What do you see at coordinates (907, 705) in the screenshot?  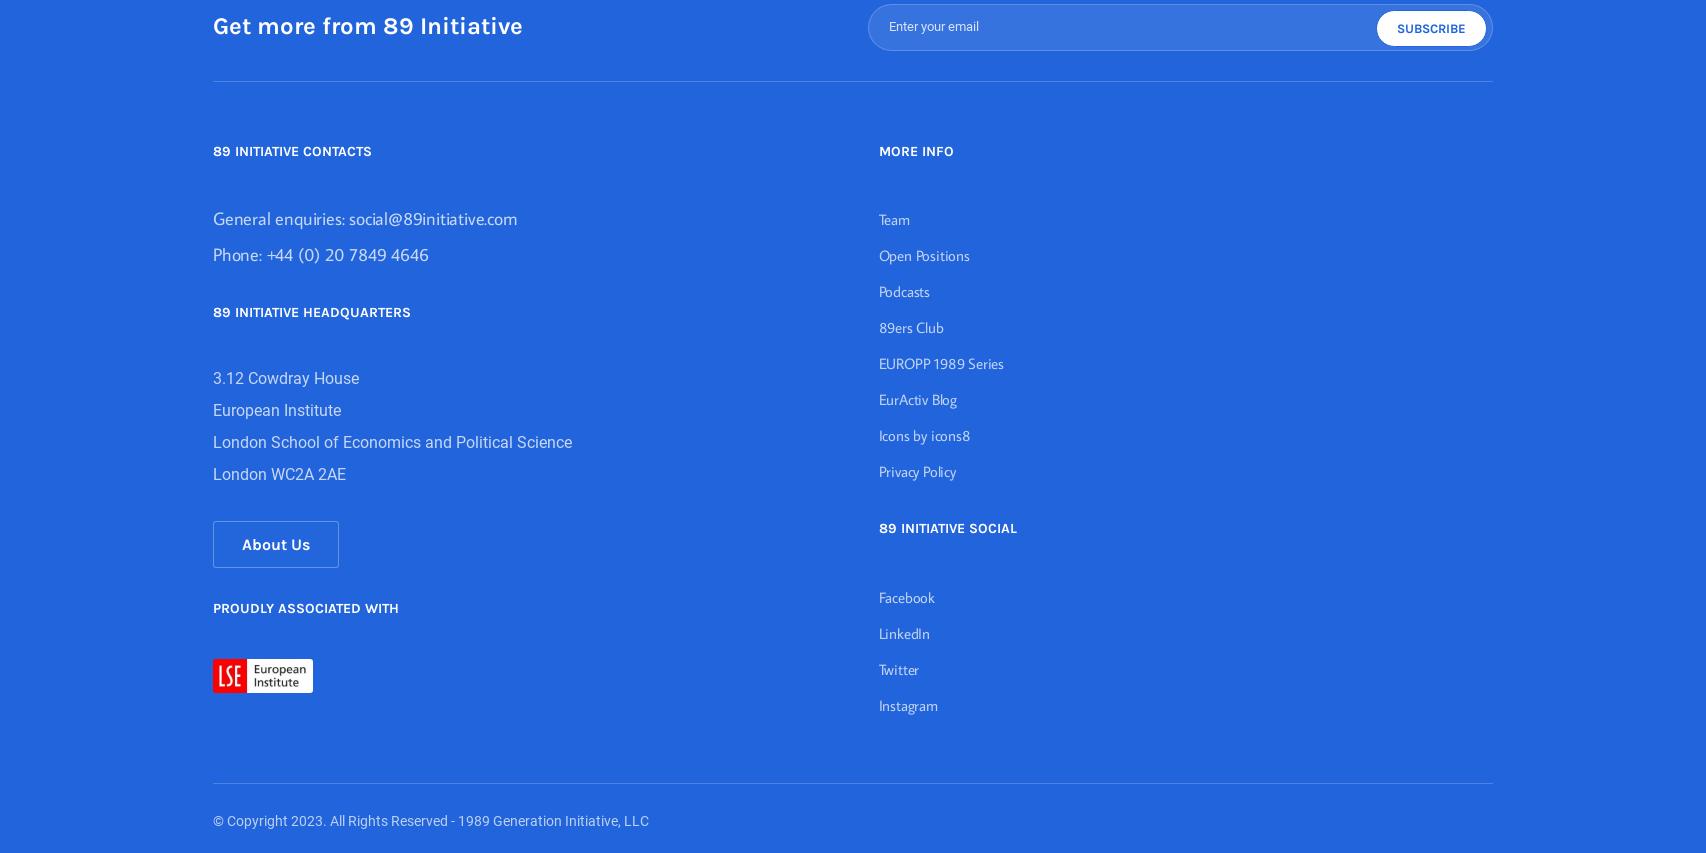 I see `'Instagram'` at bounding box center [907, 705].